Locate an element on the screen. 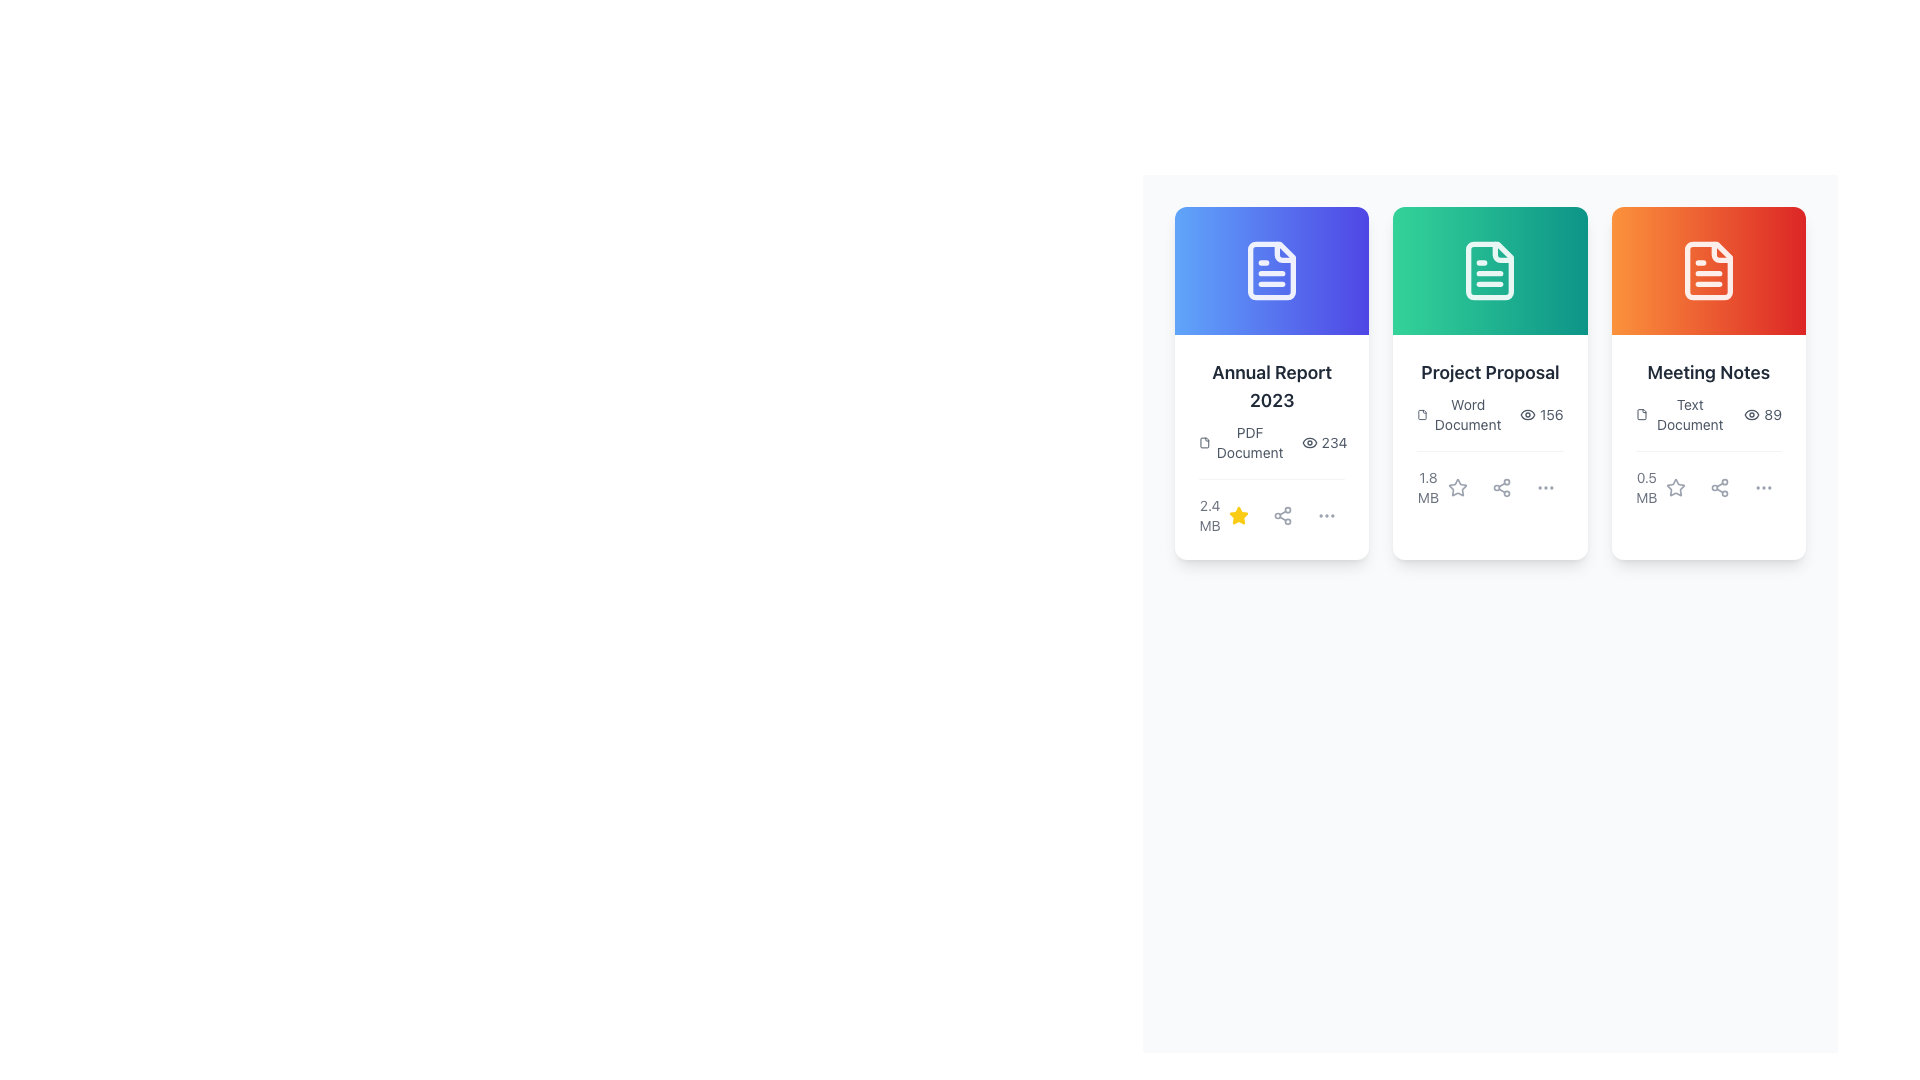 This screenshot has width=1920, height=1080. the label displaying 'PDF' above 'Document' with an accompanying document icon, located within the 'Annual Report 2023' card is located at coordinates (1241, 442).